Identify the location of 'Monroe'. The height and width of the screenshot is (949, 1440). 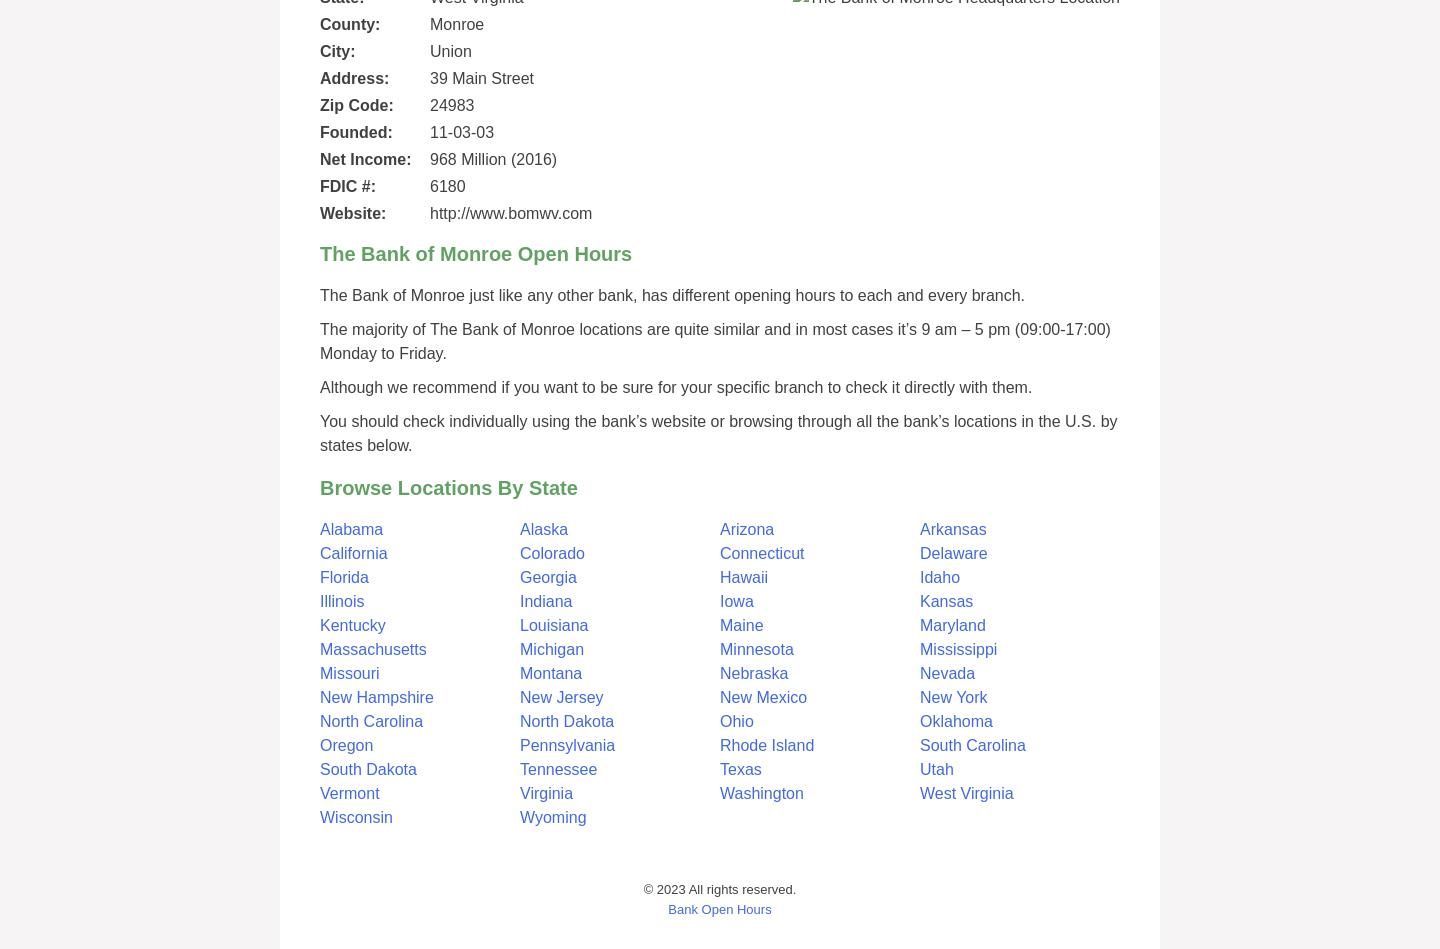
(429, 24).